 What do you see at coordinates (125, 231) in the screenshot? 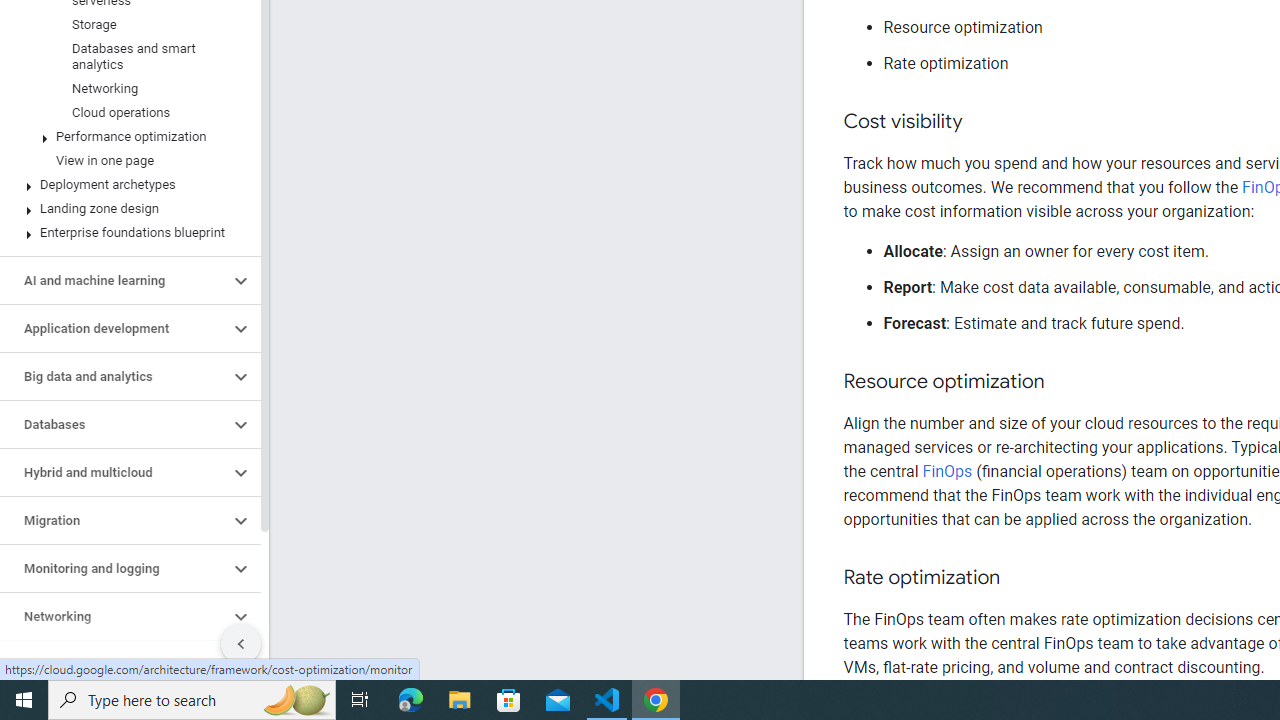
I see `'Enterprise foundations blueprint'` at bounding box center [125, 231].